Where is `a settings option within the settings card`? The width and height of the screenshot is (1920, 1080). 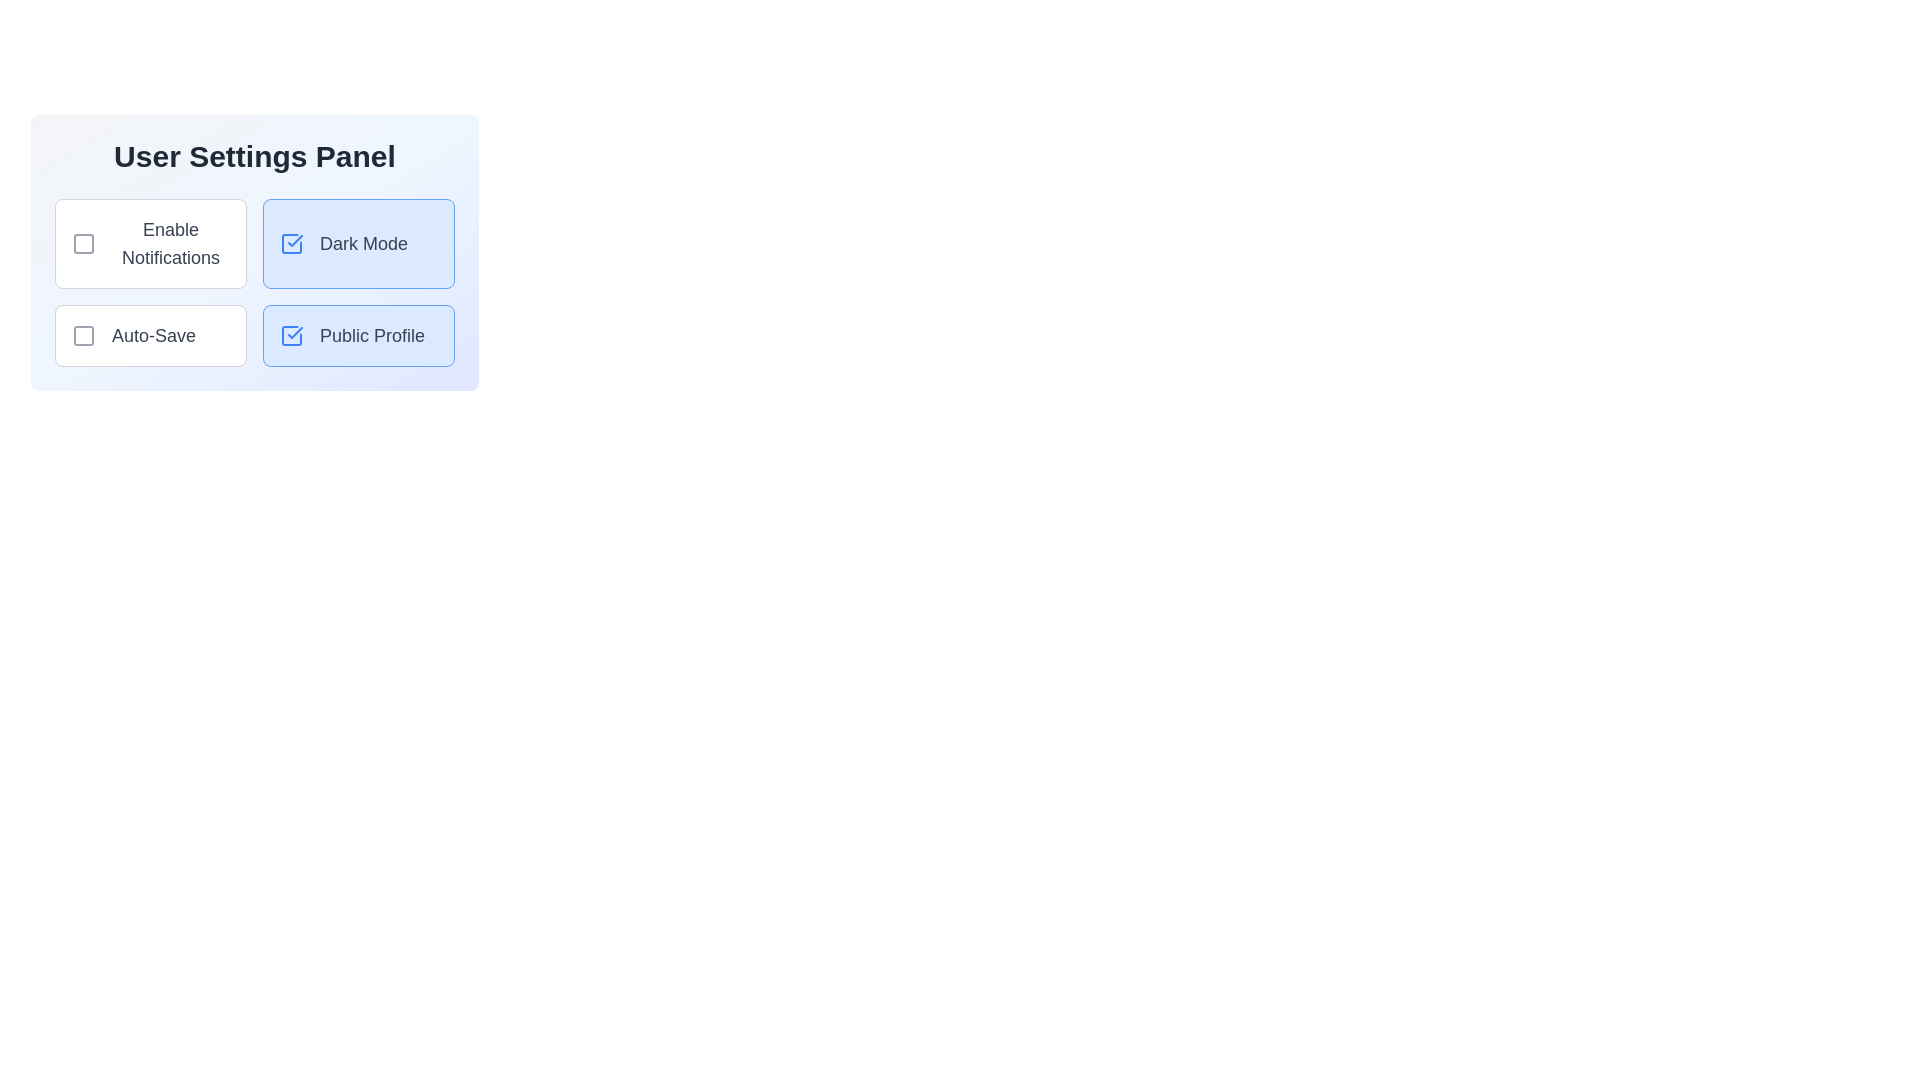
a settings option within the settings card is located at coordinates (253, 252).